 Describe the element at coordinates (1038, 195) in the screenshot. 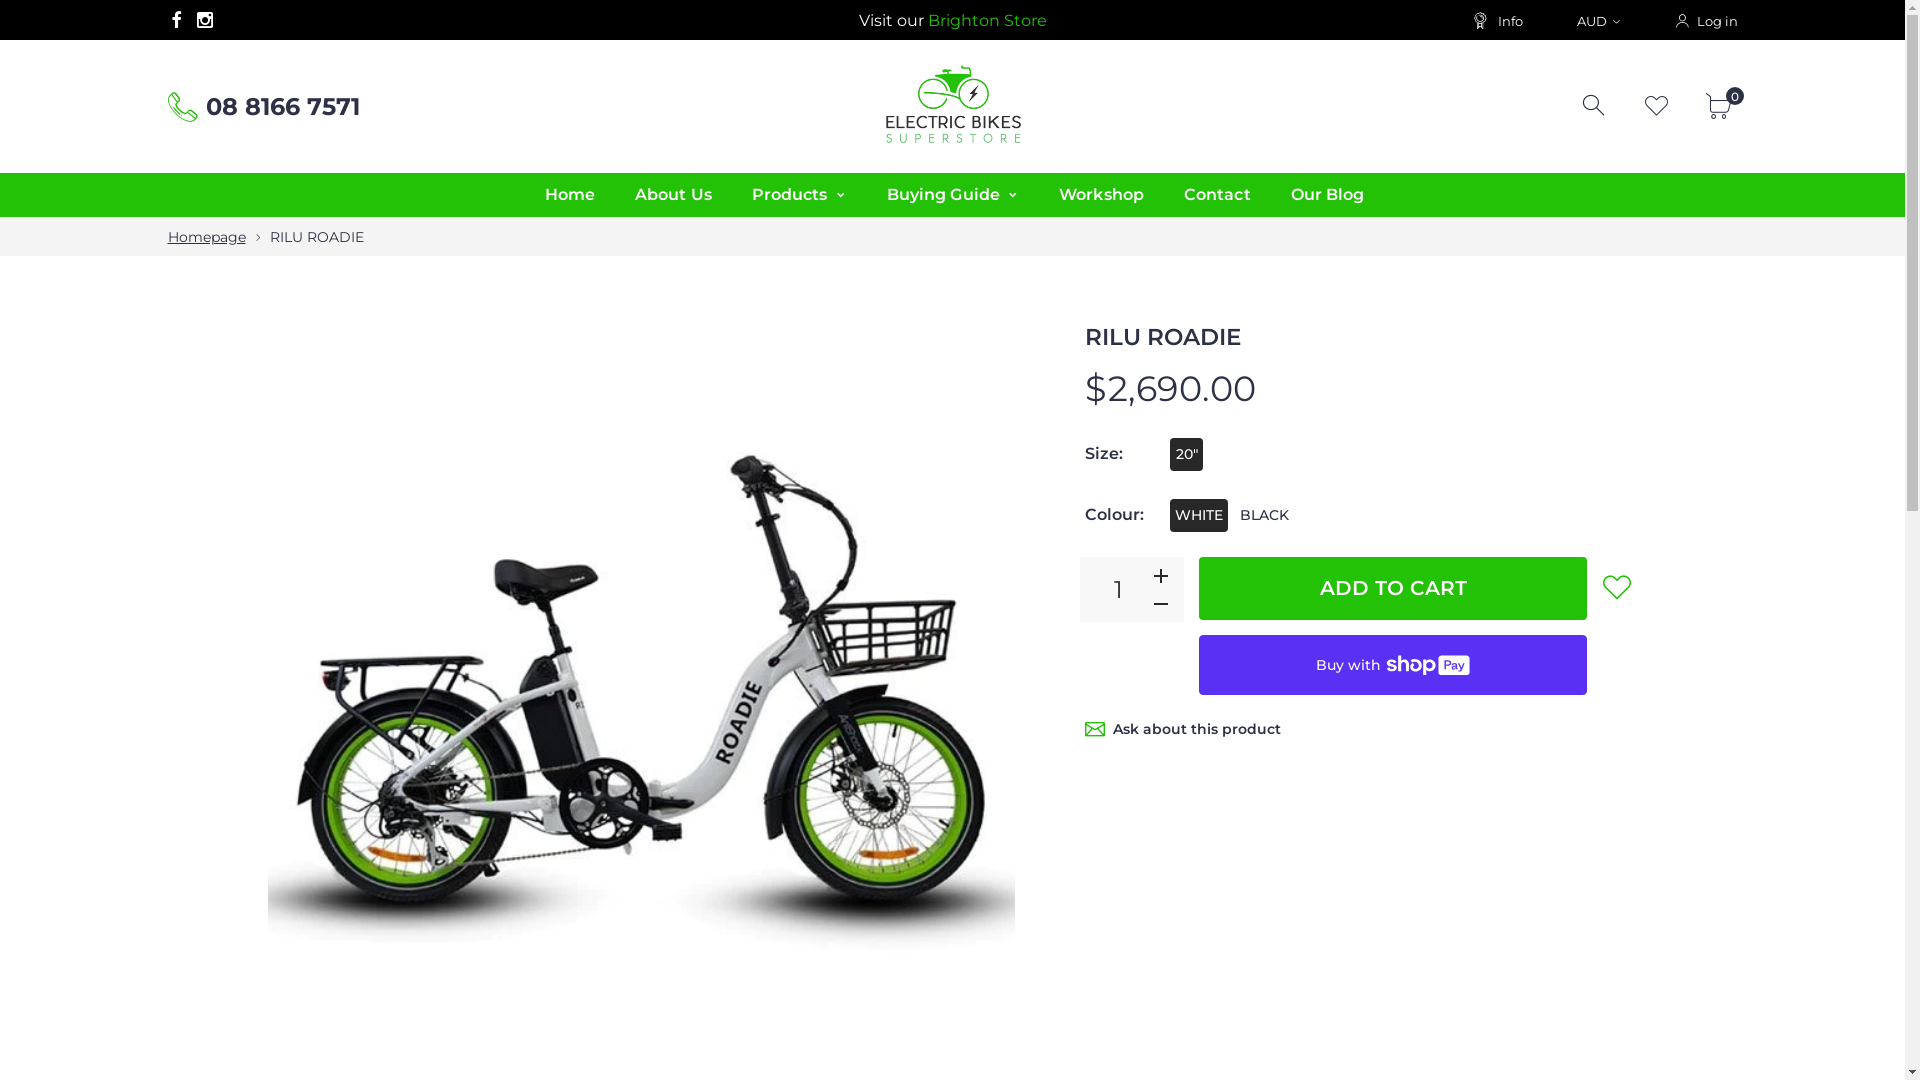

I see `'Workshop'` at that location.